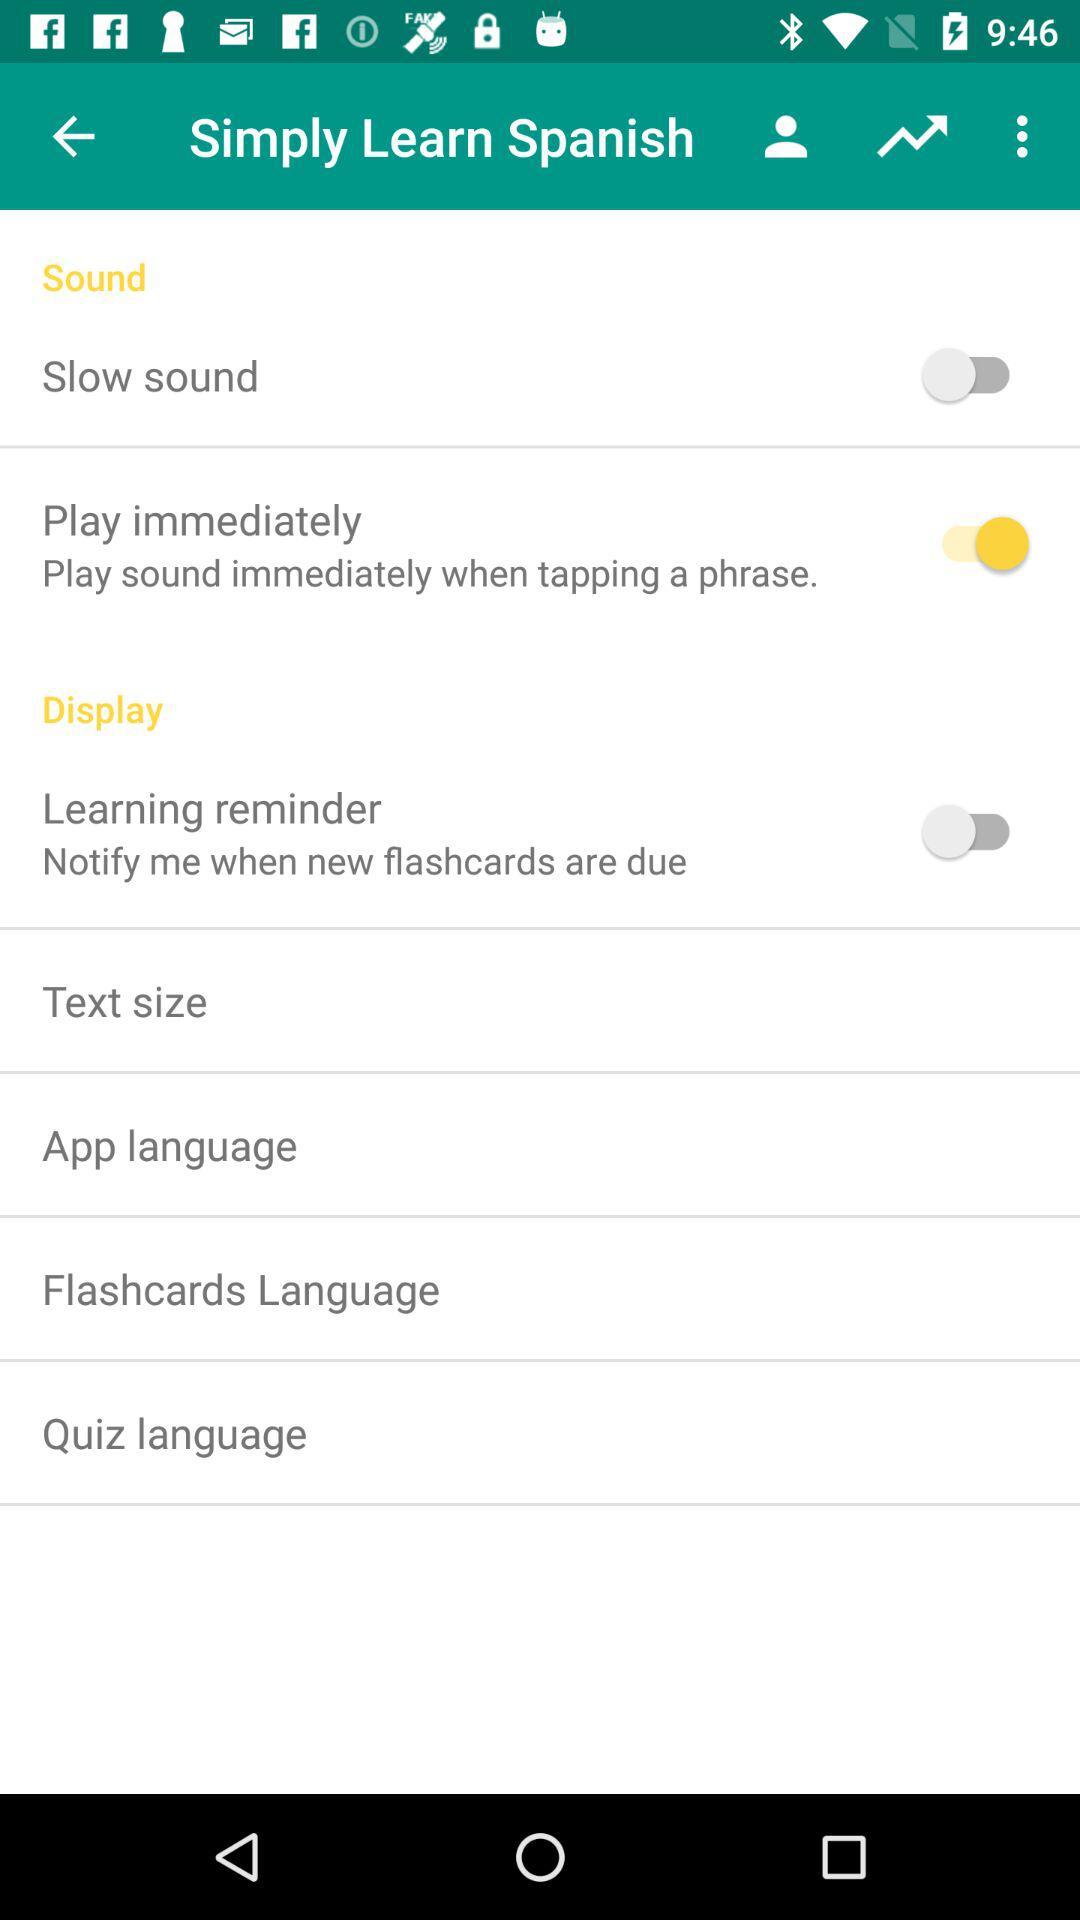 This screenshot has width=1080, height=1920. What do you see at coordinates (168, 1144) in the screenshot?
I see `the app language item` at bounding box center [168, 1144].